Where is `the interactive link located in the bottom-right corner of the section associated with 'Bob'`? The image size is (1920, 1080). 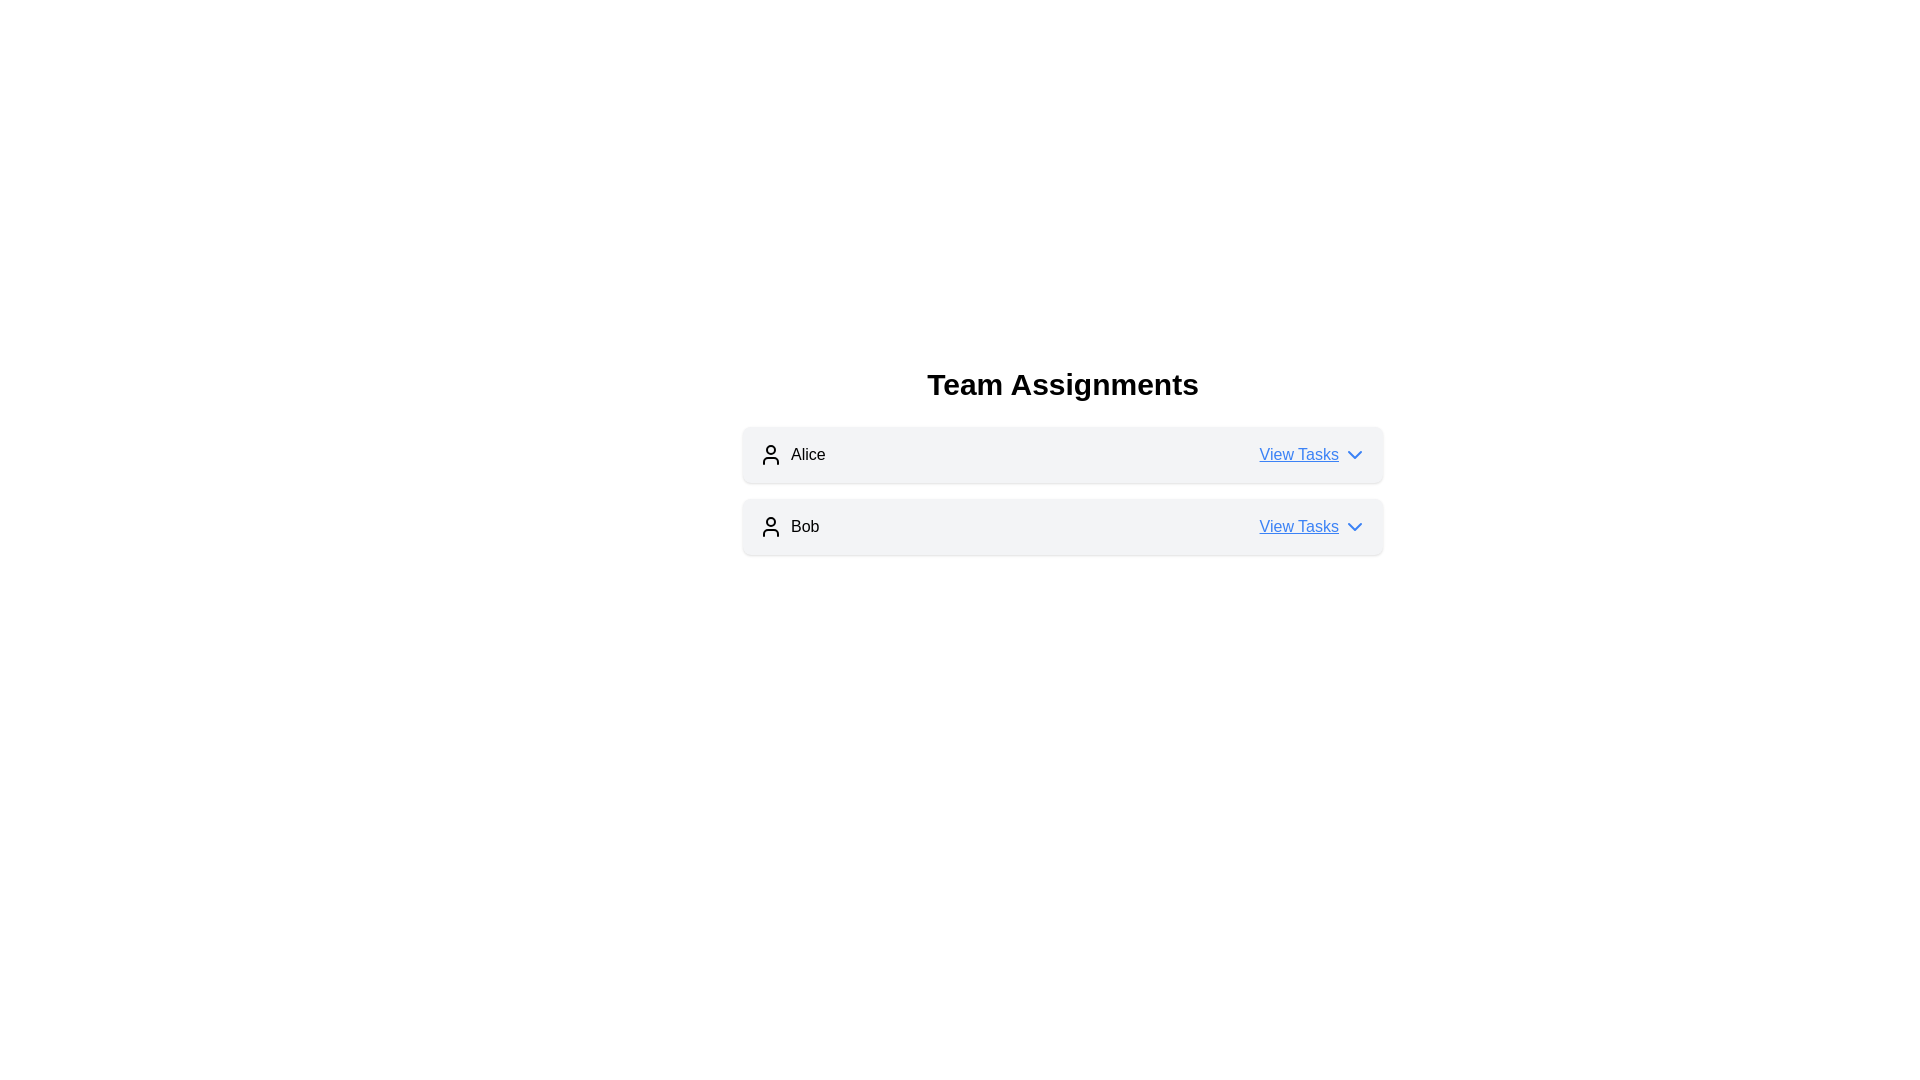
the interactive link located in the bottom-right corner of the section associated with 'Bob' is located at coordinates (1313, 526).